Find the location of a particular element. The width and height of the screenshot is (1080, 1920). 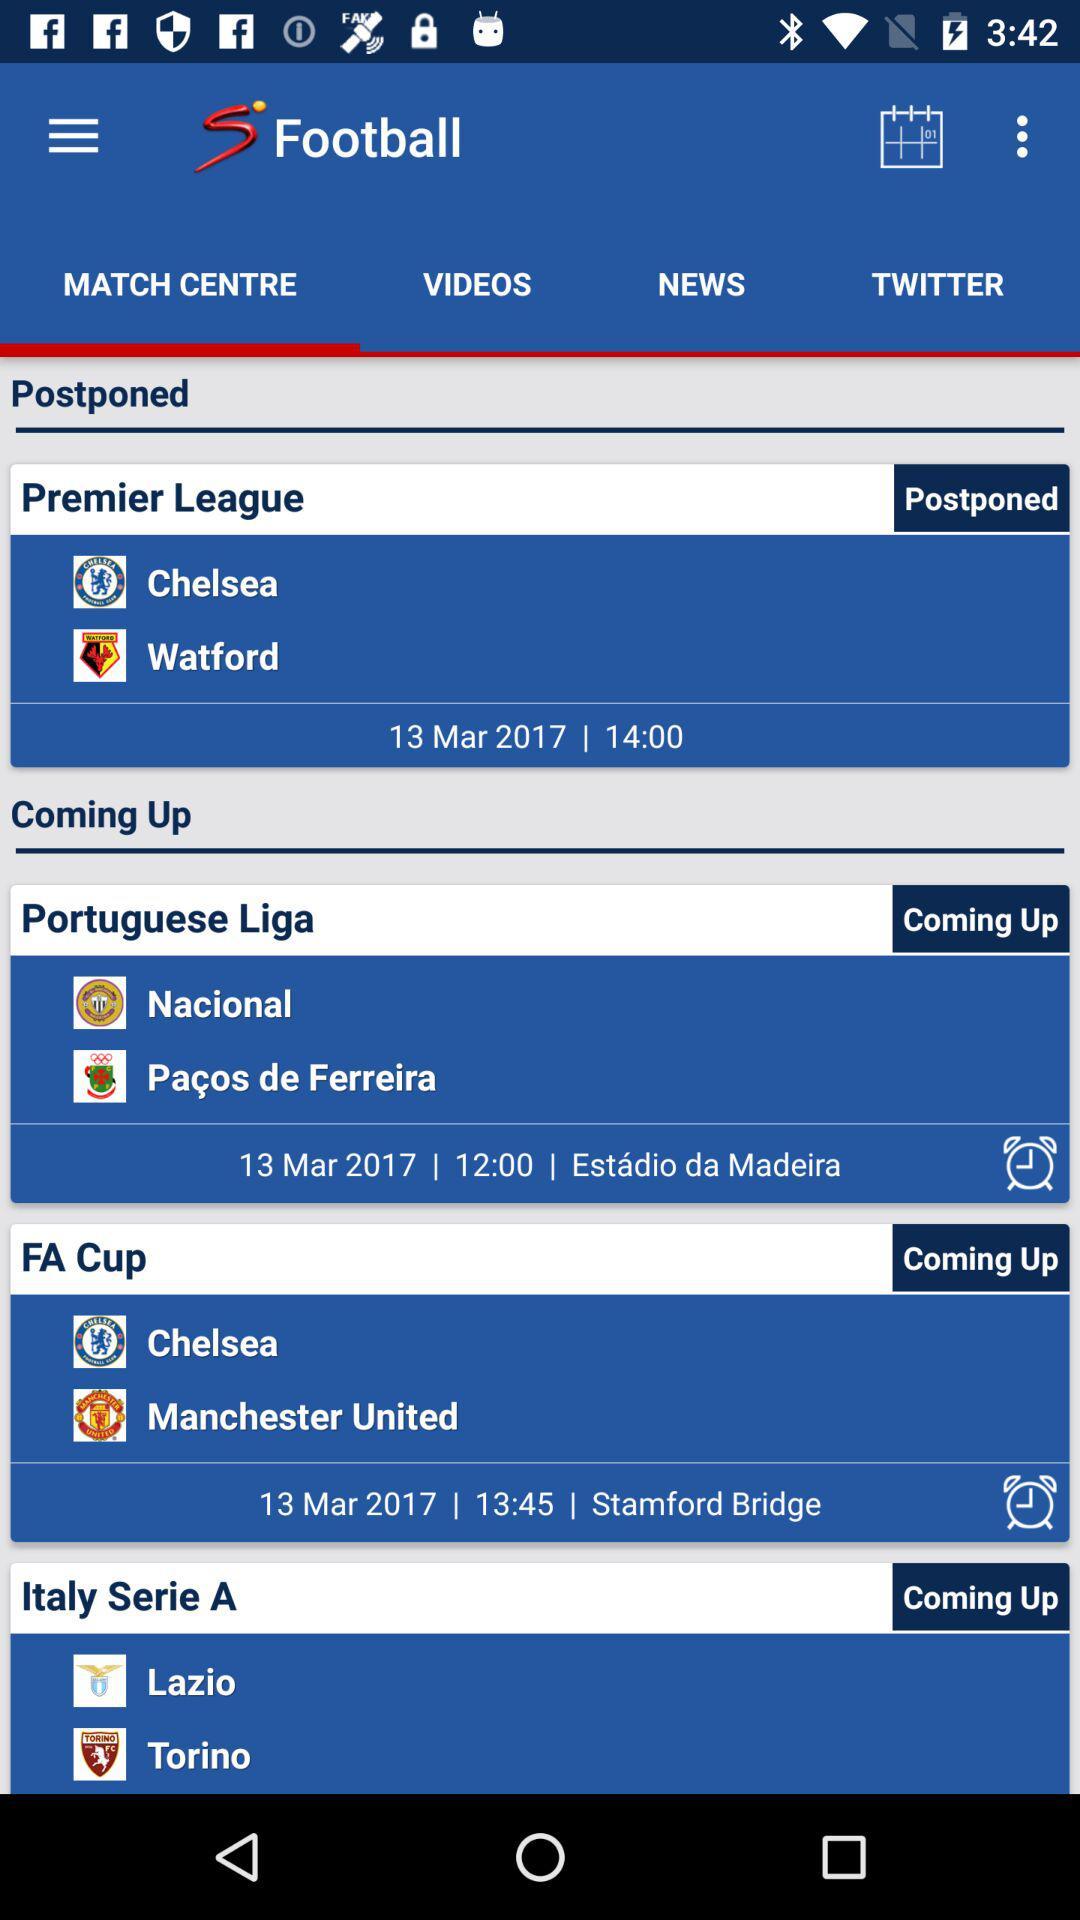

the app to the right of match centre is located at coordinates (477, 282).